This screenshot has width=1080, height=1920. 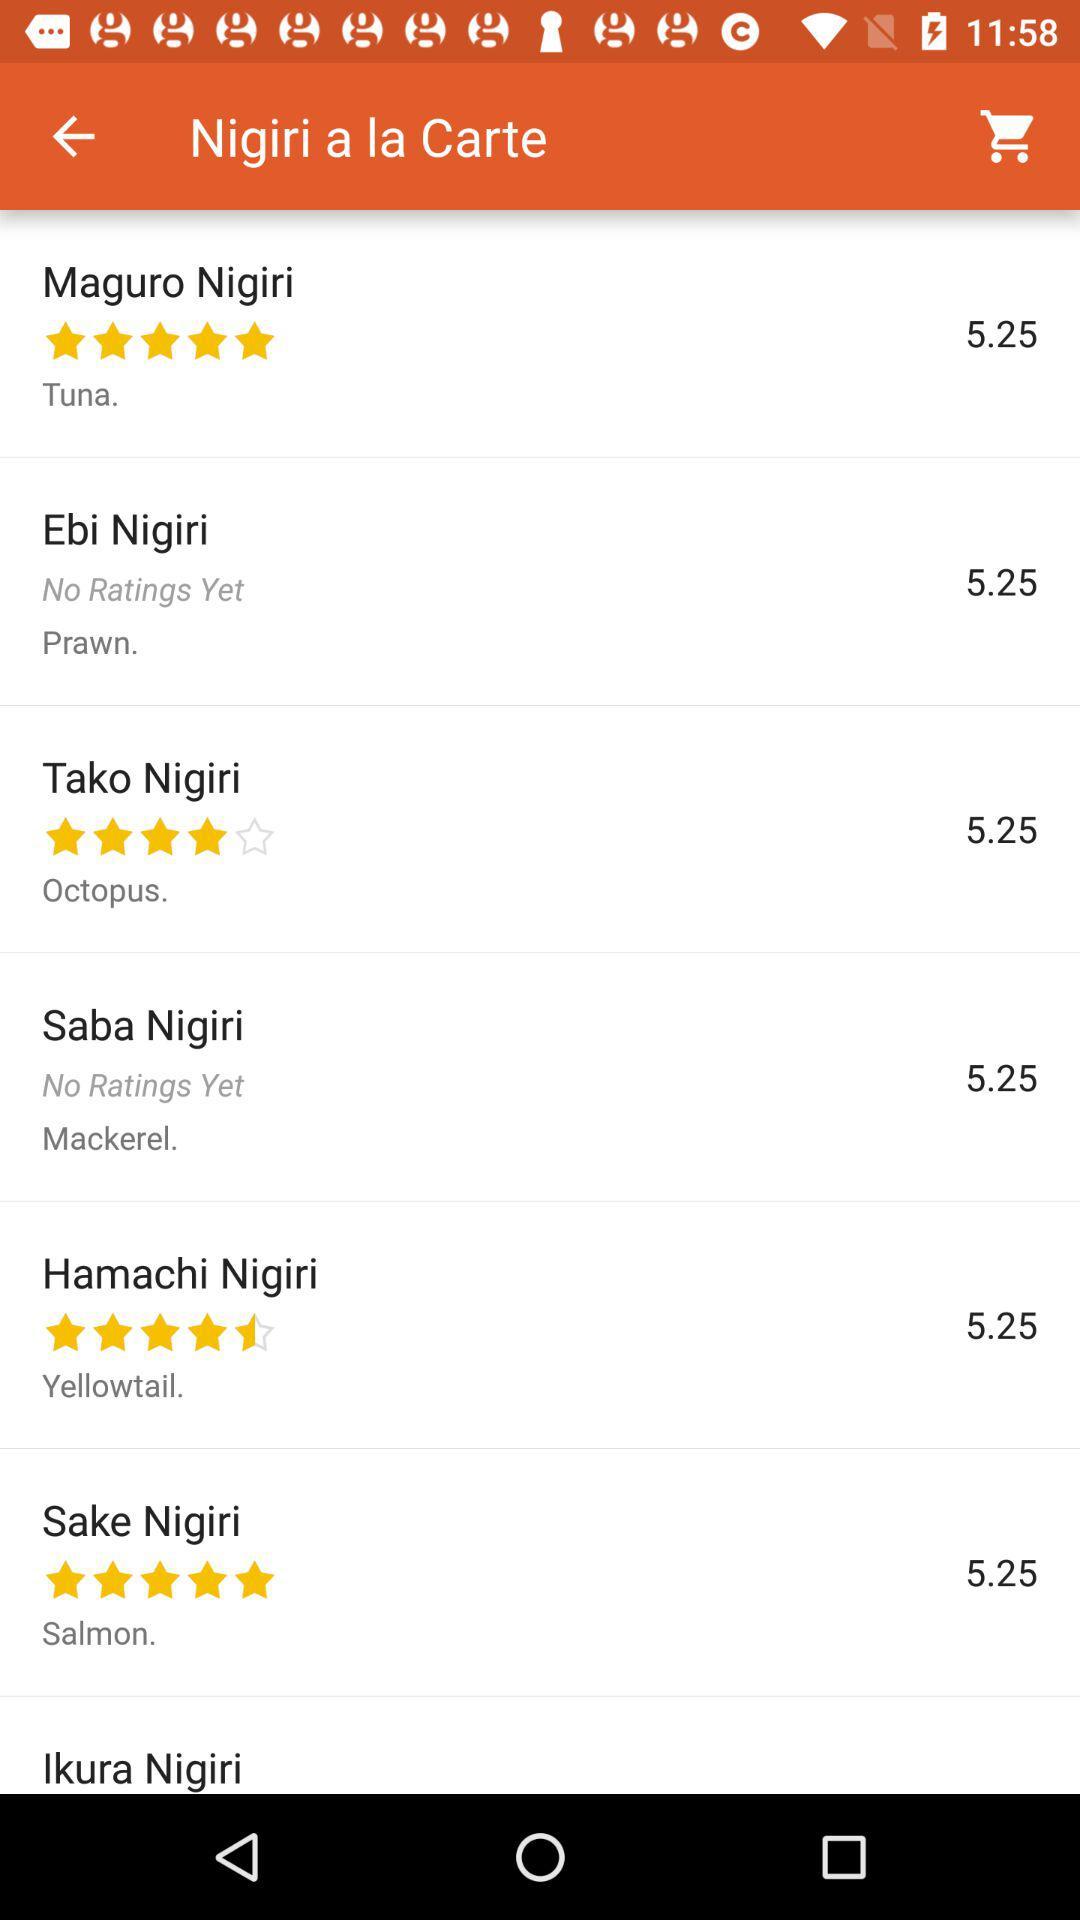 I want to click on item to the left of the nigiri a la item, so click(x=72, y=135).